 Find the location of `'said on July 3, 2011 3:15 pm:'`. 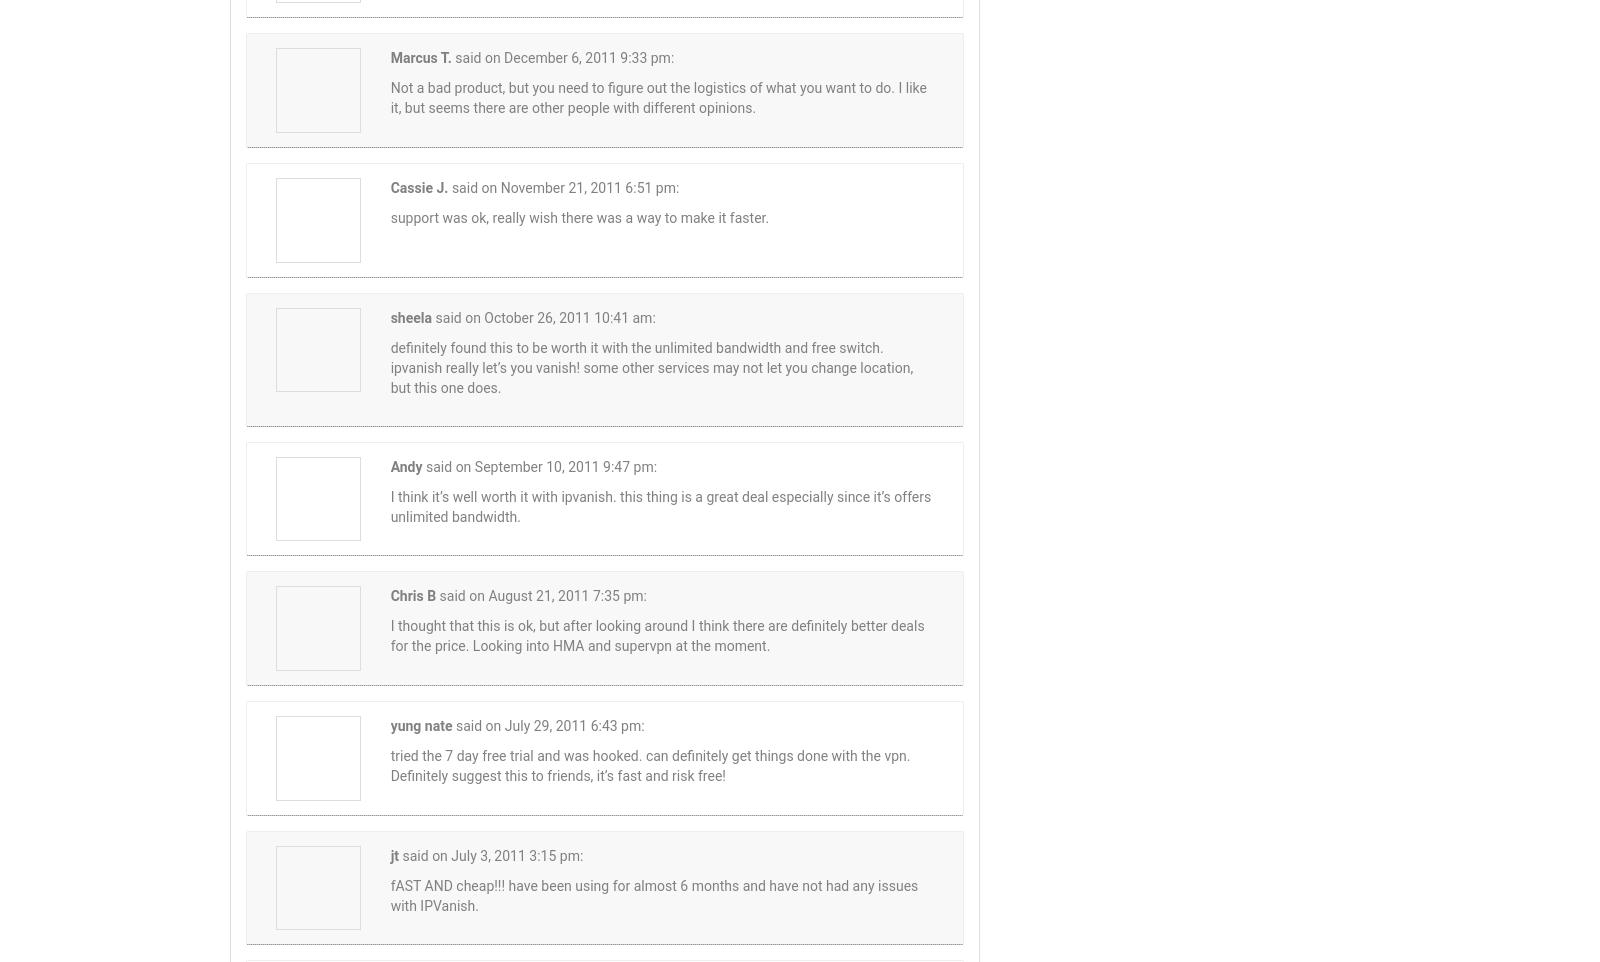

'said on July 3, 2011 3:15 pm:' is located at coordinates (400, 855).